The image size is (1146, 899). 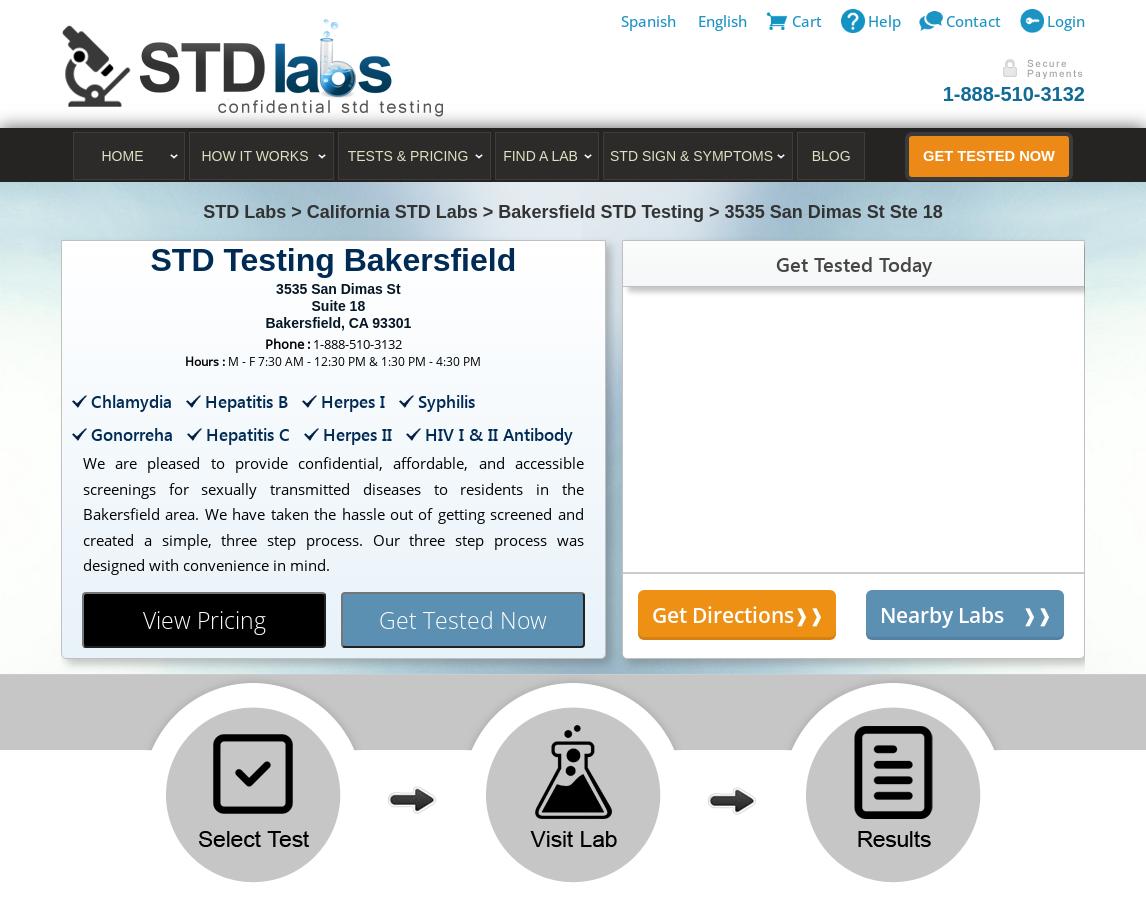 I want to click on 'Get Tested Today', so click(x=775, y=262).